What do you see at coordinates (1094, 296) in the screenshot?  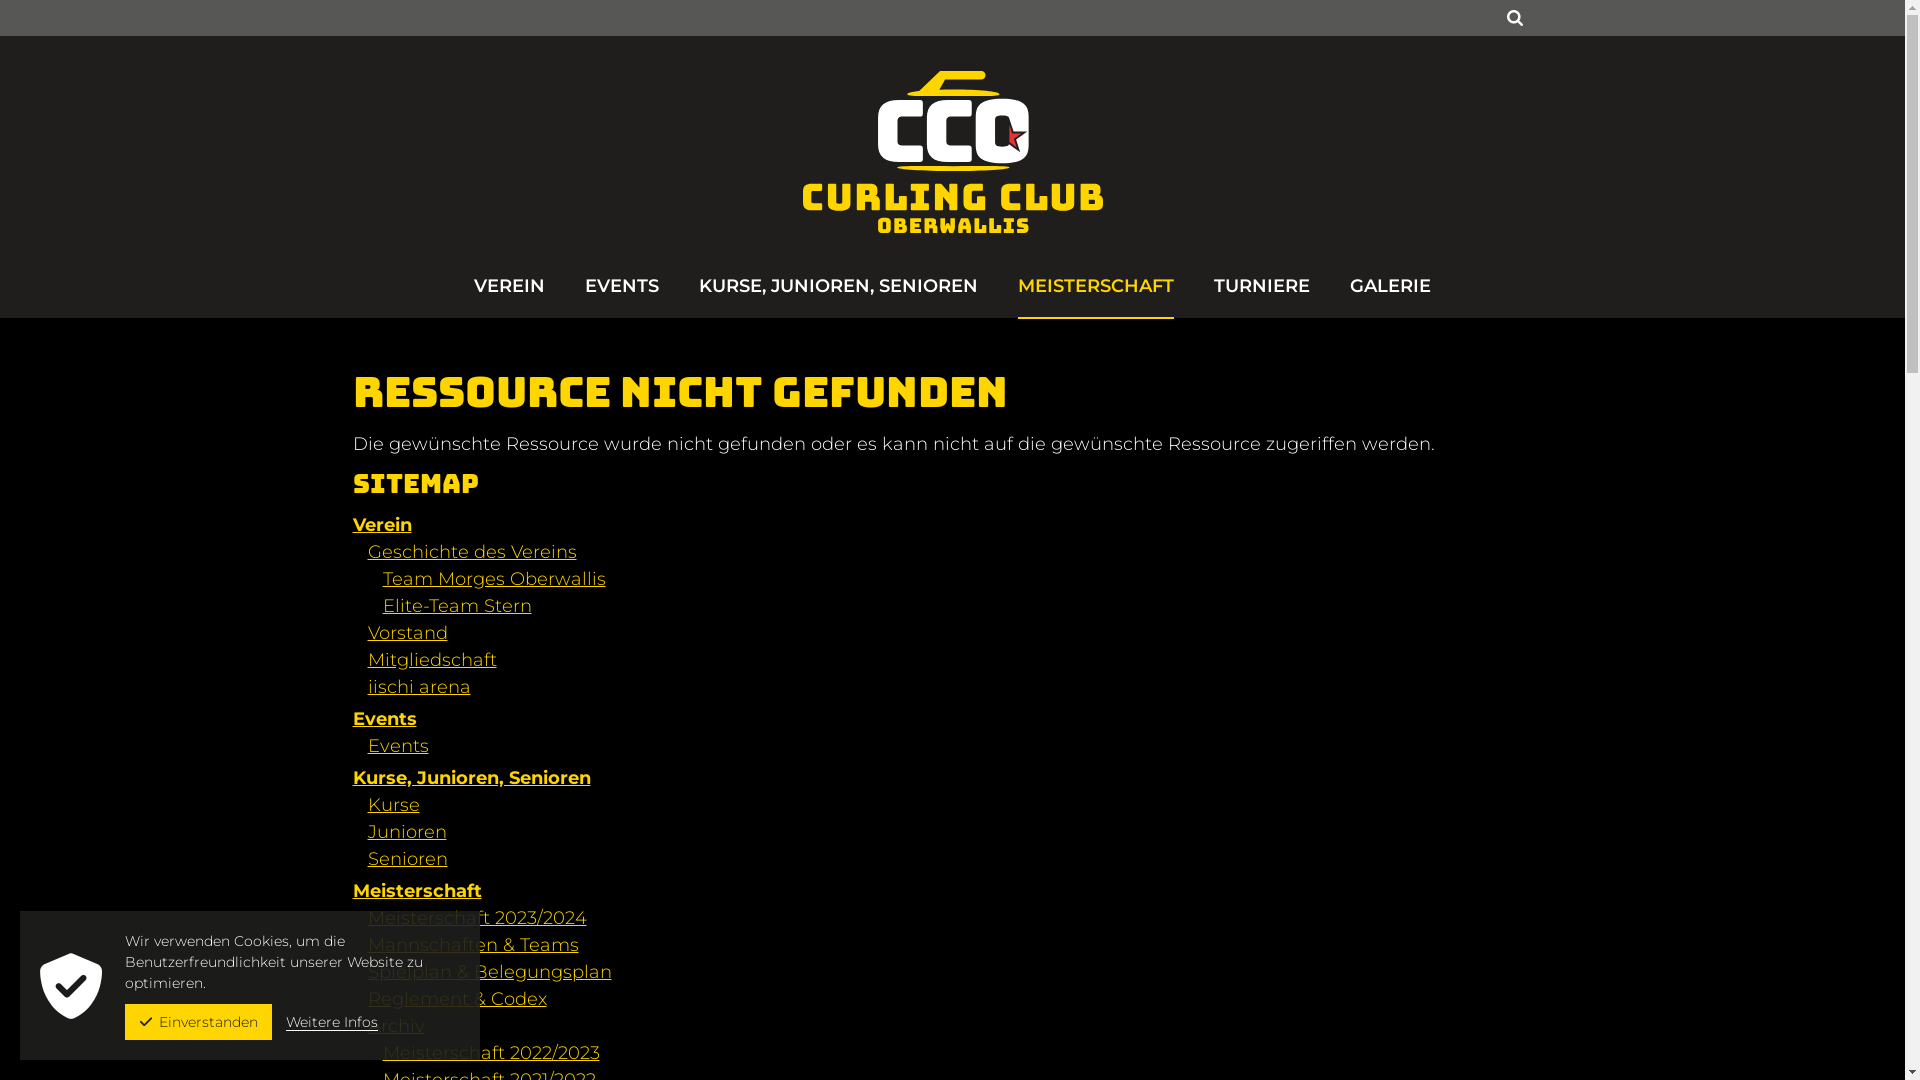 I see `'MEISTERSCHAFT'` at bounding box center [1094, 296].